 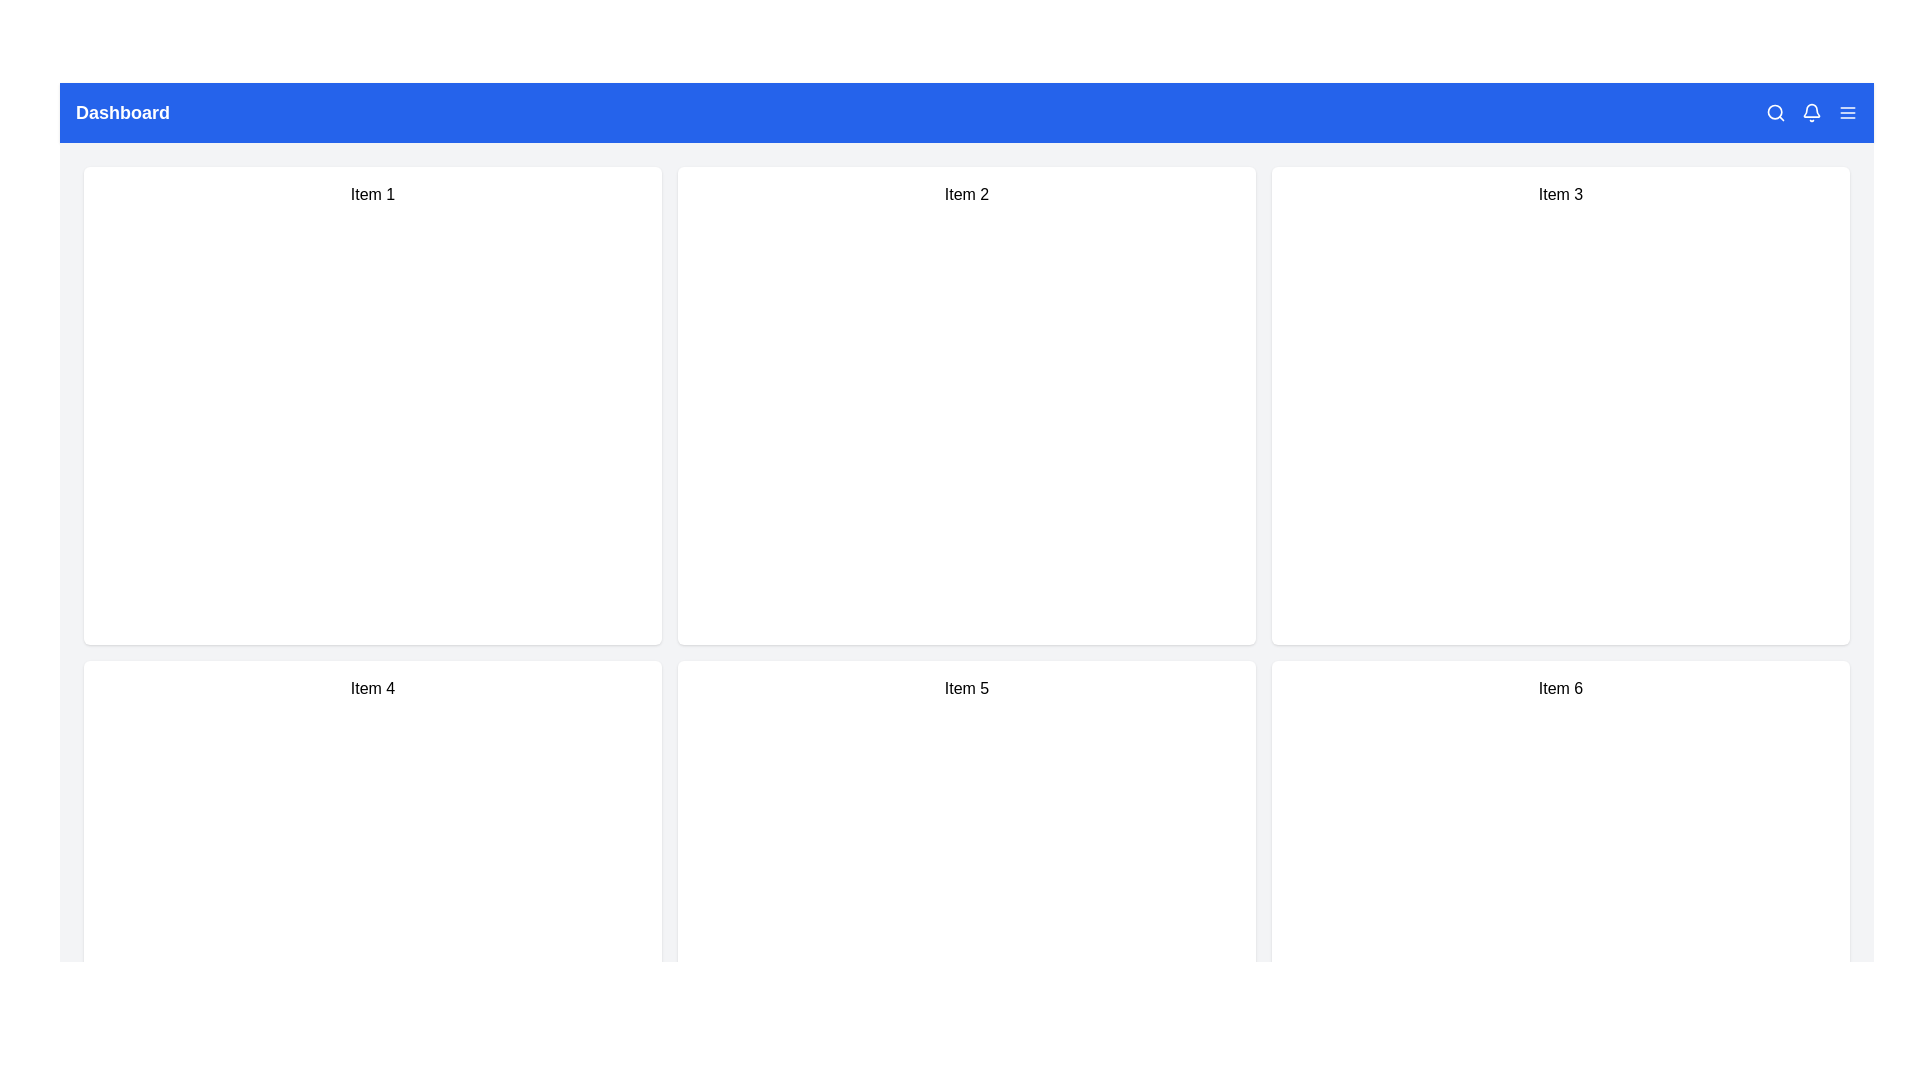 I want to click on the SVG Circle that represents the handle of the search icon located in the top-right corner of the navigation bar, so click(x=1775, y=112).